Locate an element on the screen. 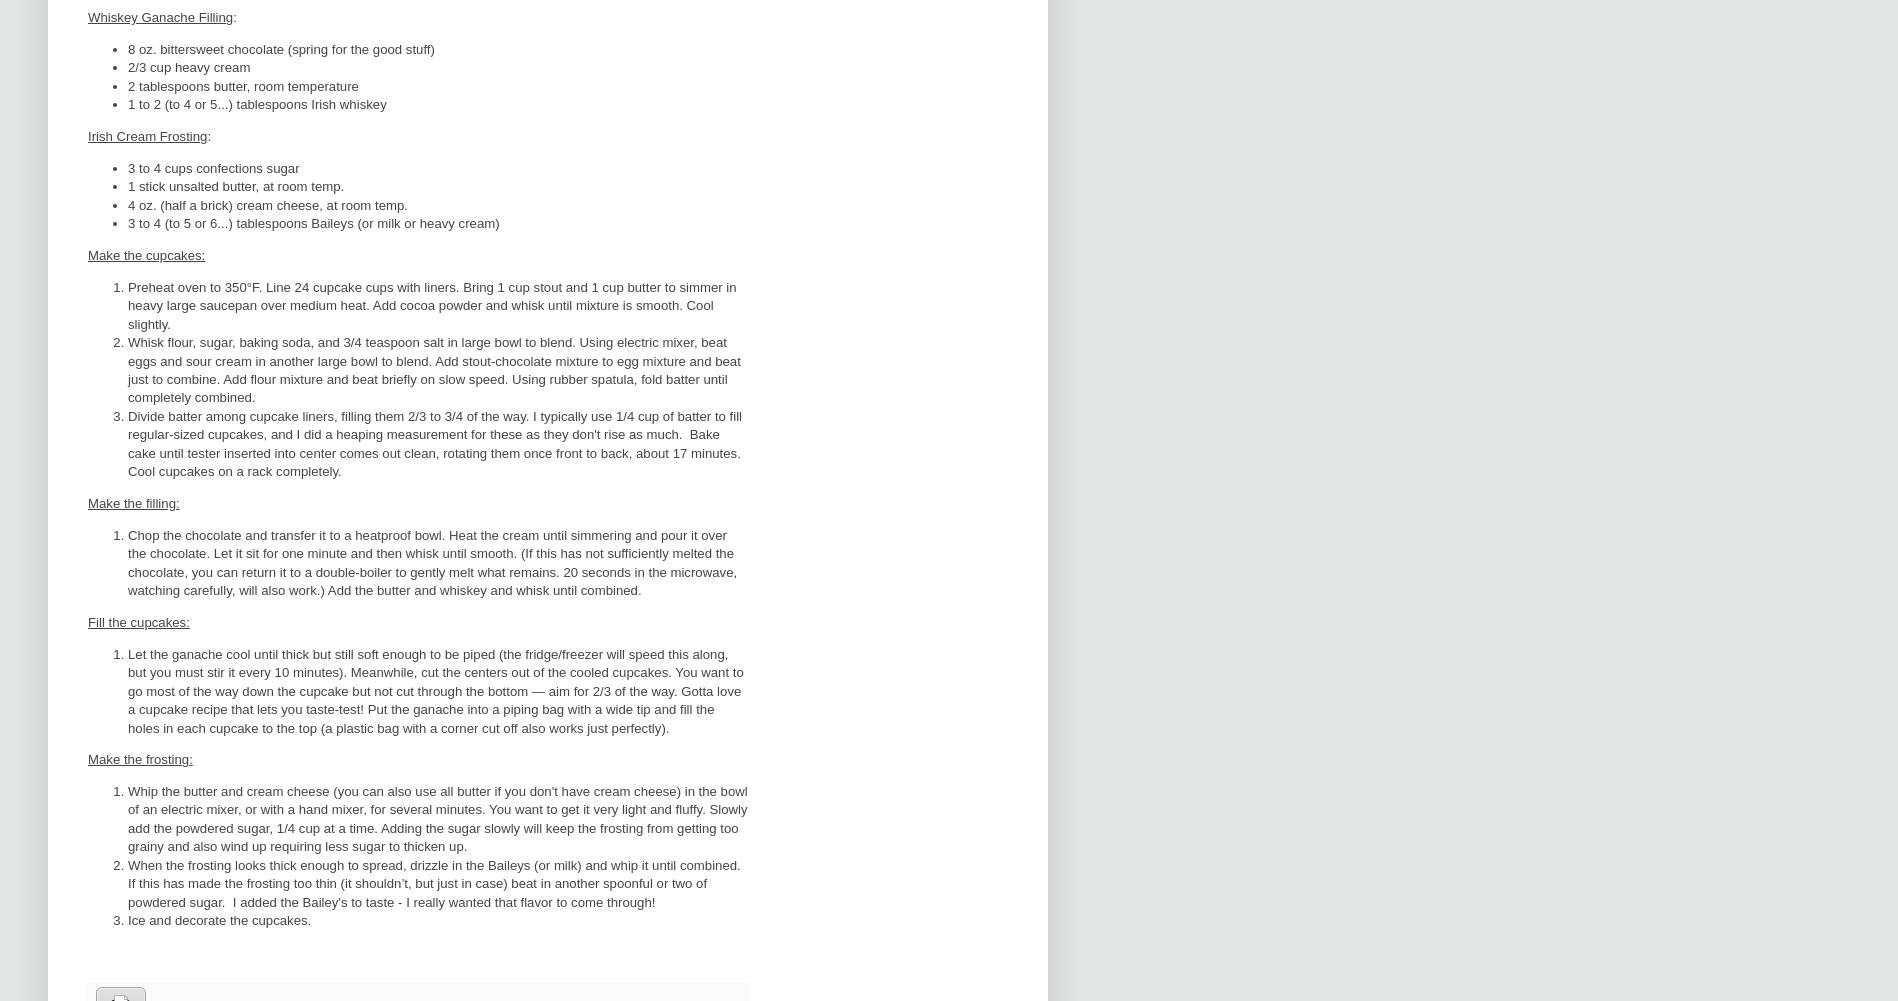 This screenshot has height=1001, width=1898. 'Whisk flour, sugar, baking soda, and 3/4 teaspoon salt in large bowl  to blend. Using electric mixer, beat eggs and sour cream in another  large bowl to blend. Add stout-chocolate mixture to egg mixture and beat  just to combine. Add flour mixture and beat briefly on slow speed.  Using rubber spatula, fold batter until completely combined.' is located at coordinates (434, 368).